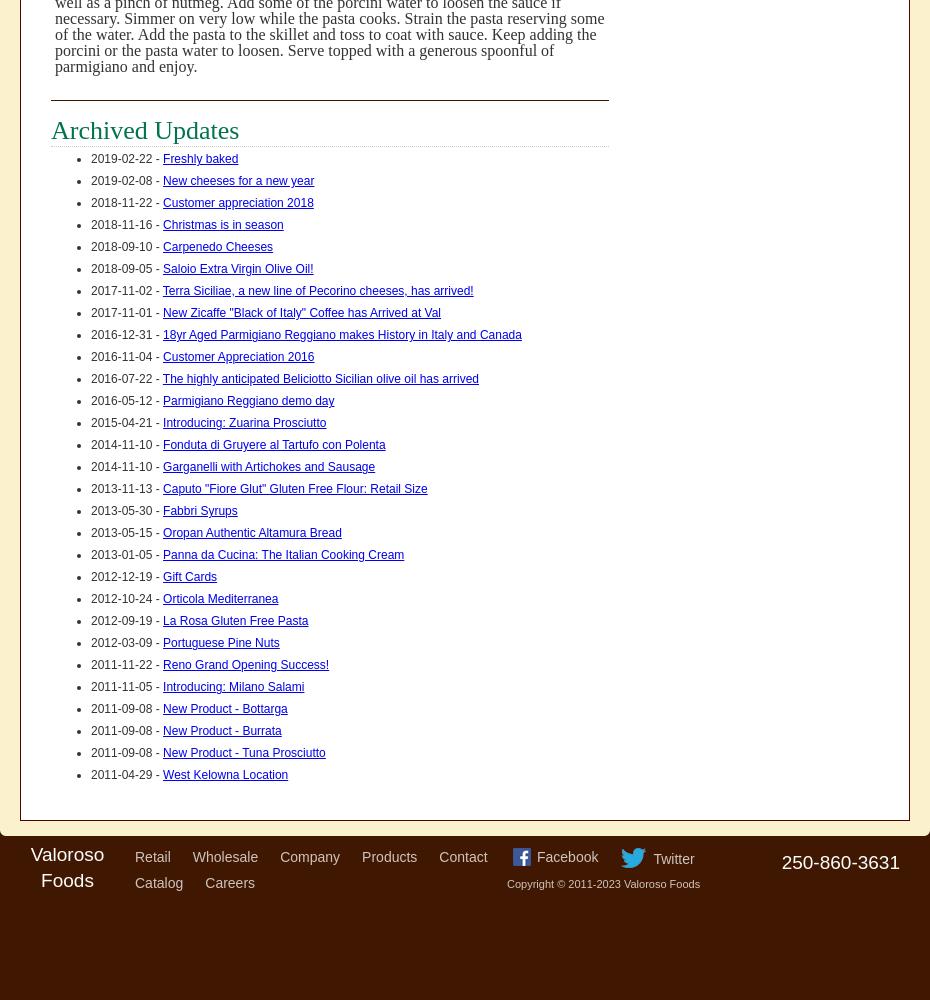 Image resolution: width=930 pixels, height=1000 pixels. I want to click on 'Fonduta di Gruyere al Tartufo con Polenta', so click(273, 444).